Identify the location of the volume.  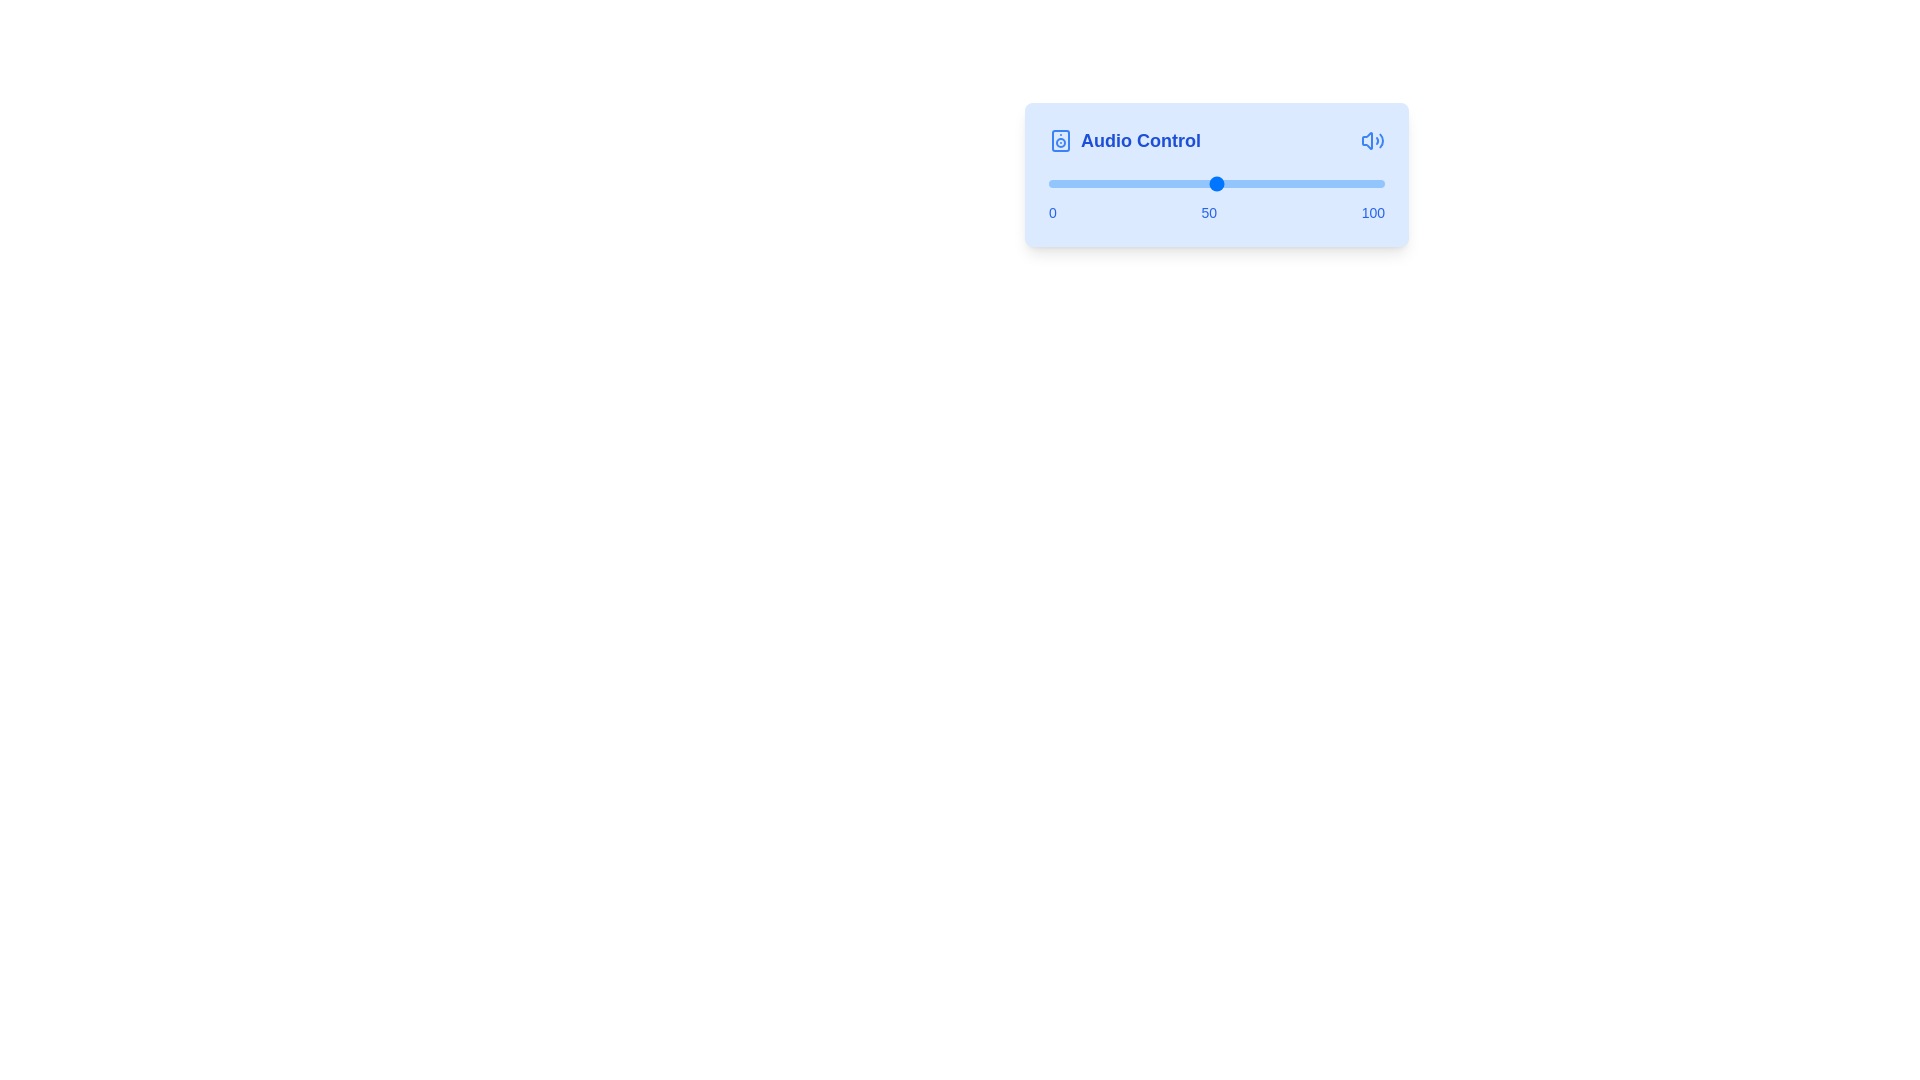
(1269, 184).